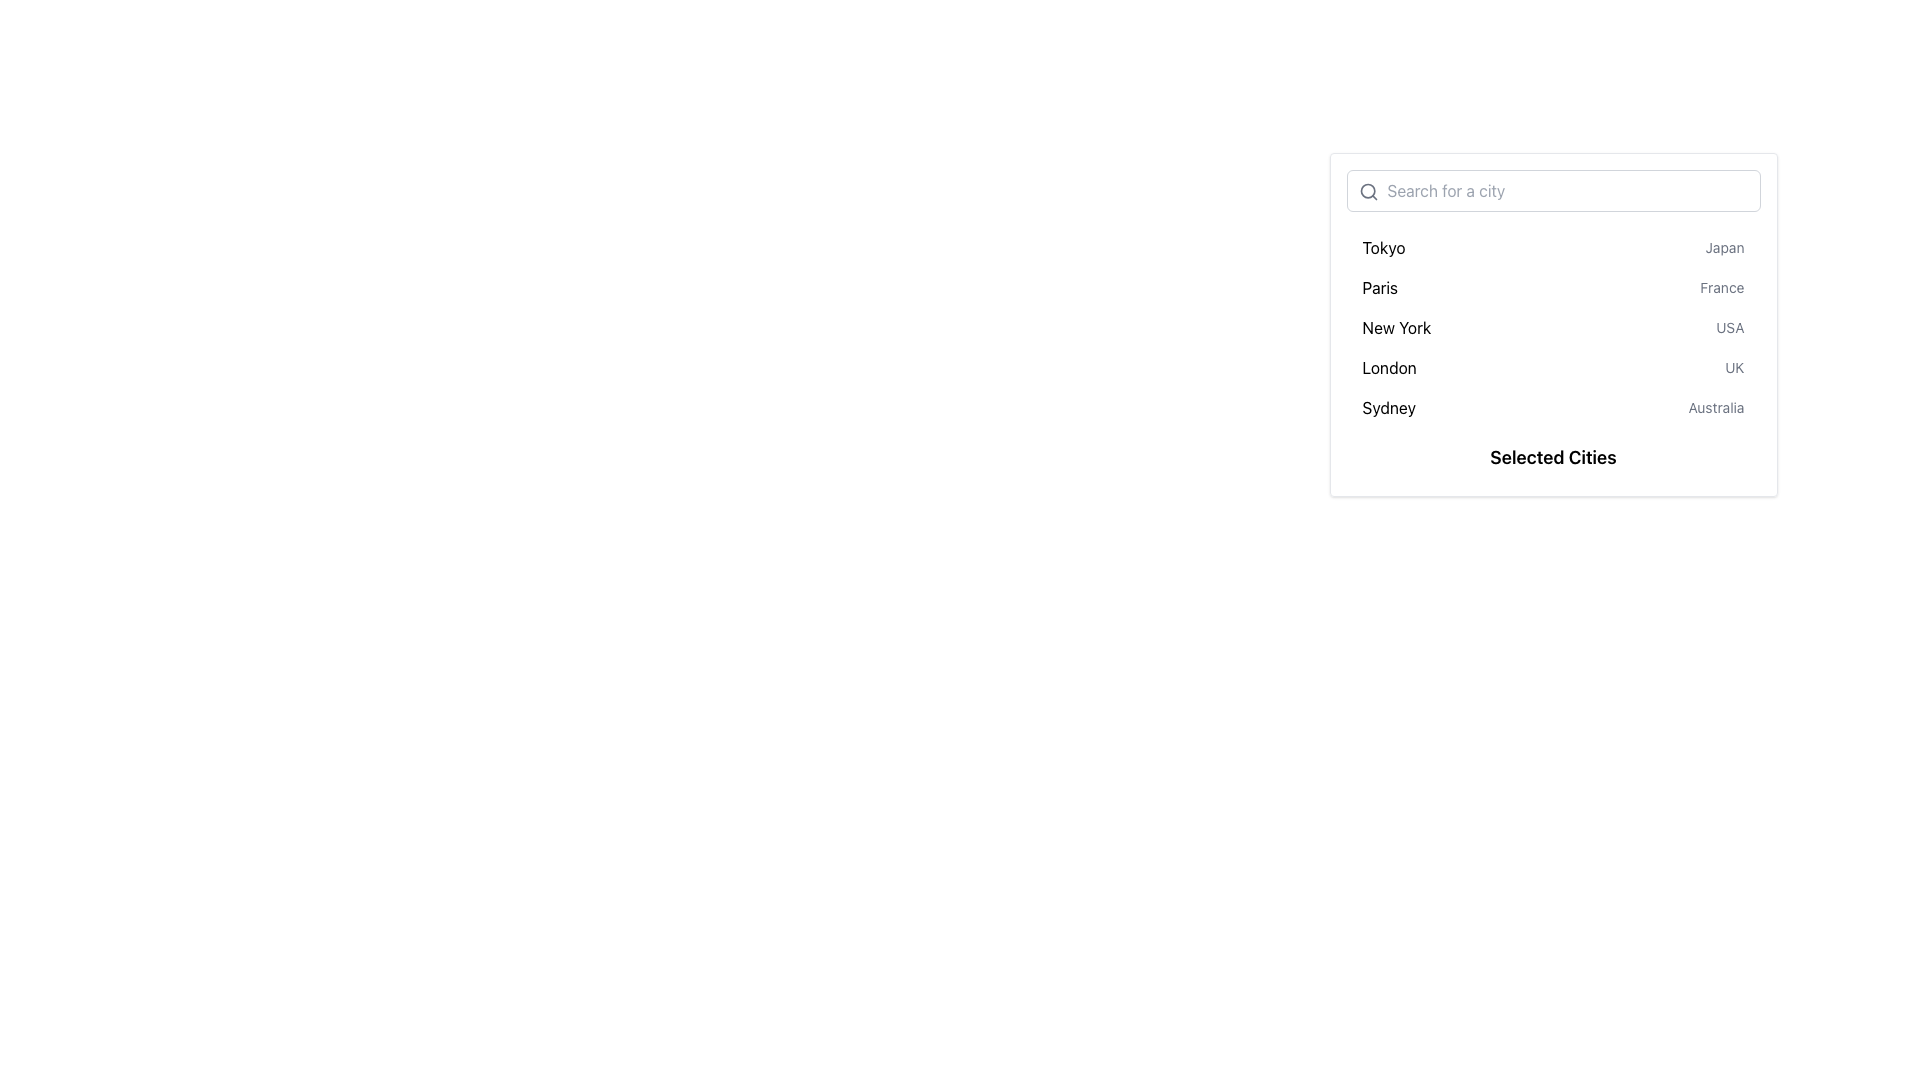  Describe the element at coordinates (1382, 246) in the screenshot. I see `the Text Label displaying the city name 'Tokyo'` at that location.